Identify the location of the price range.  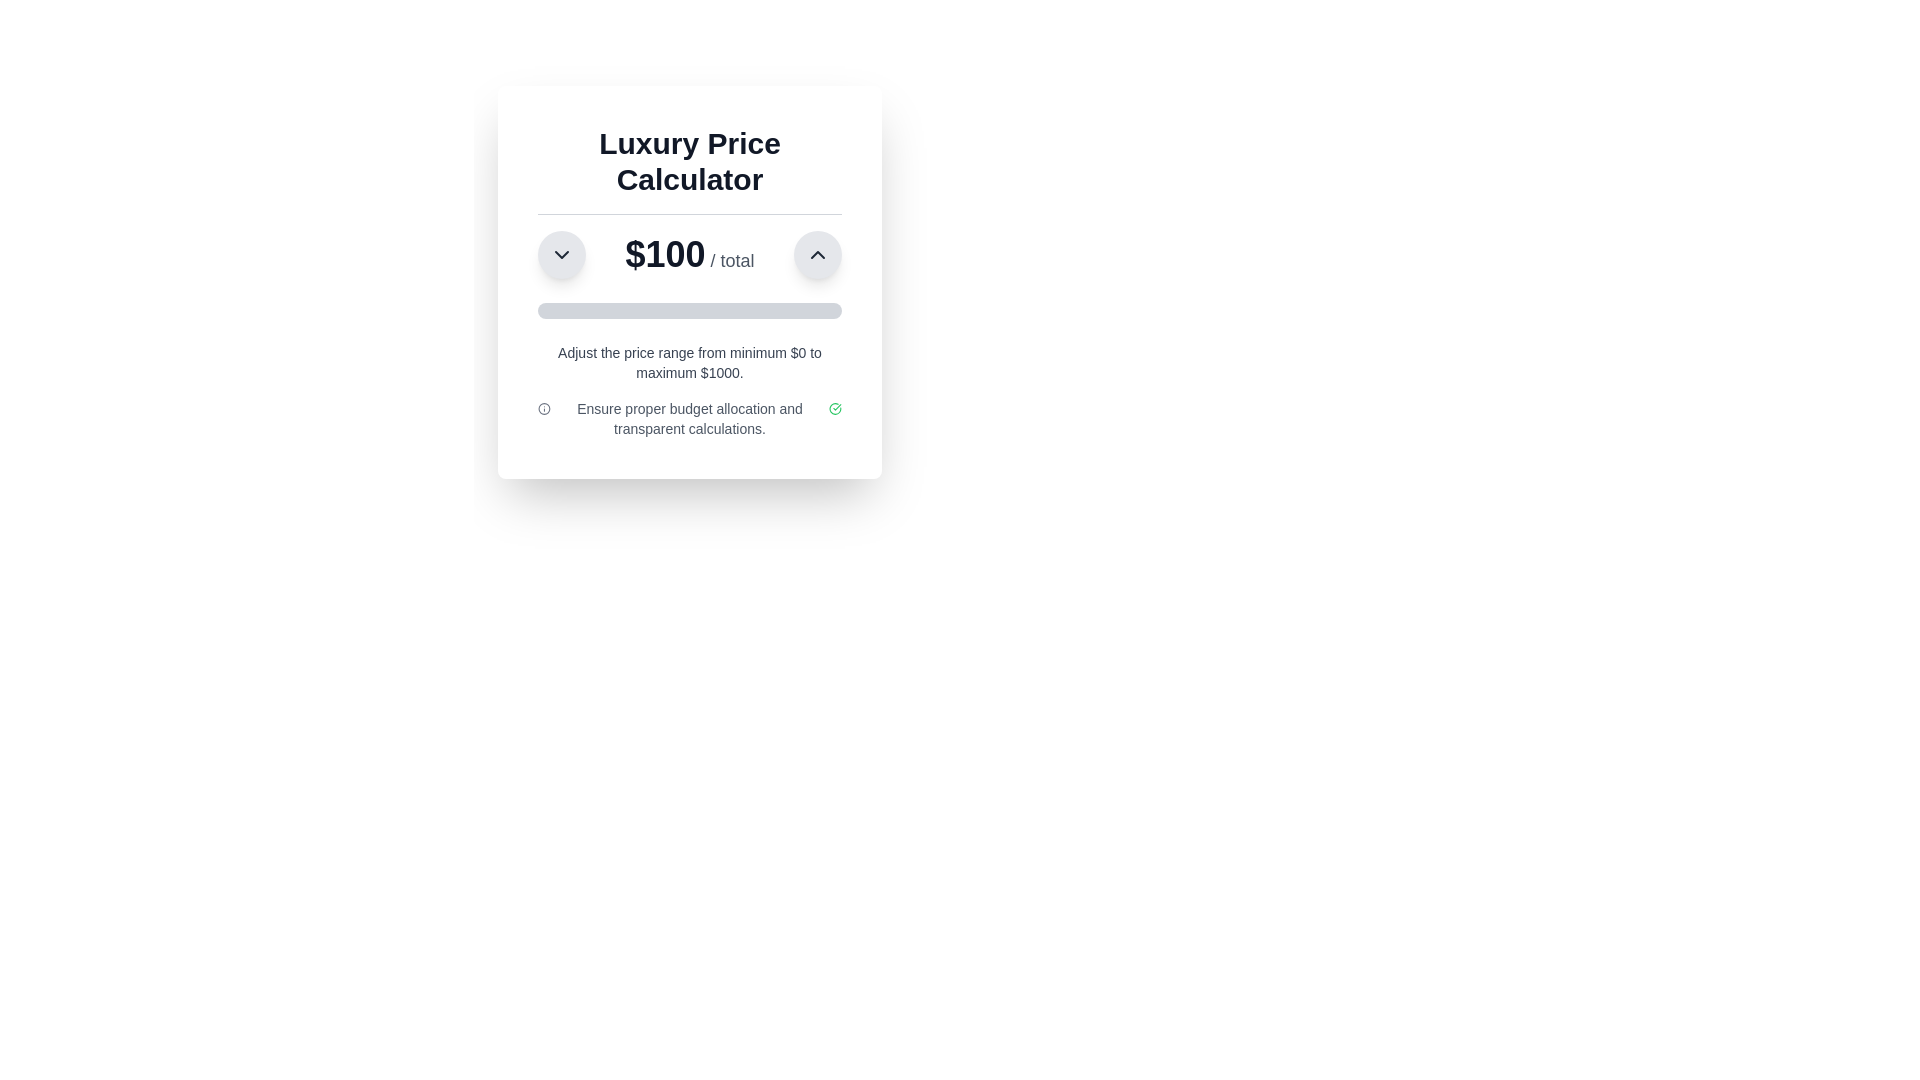
(736, 311).